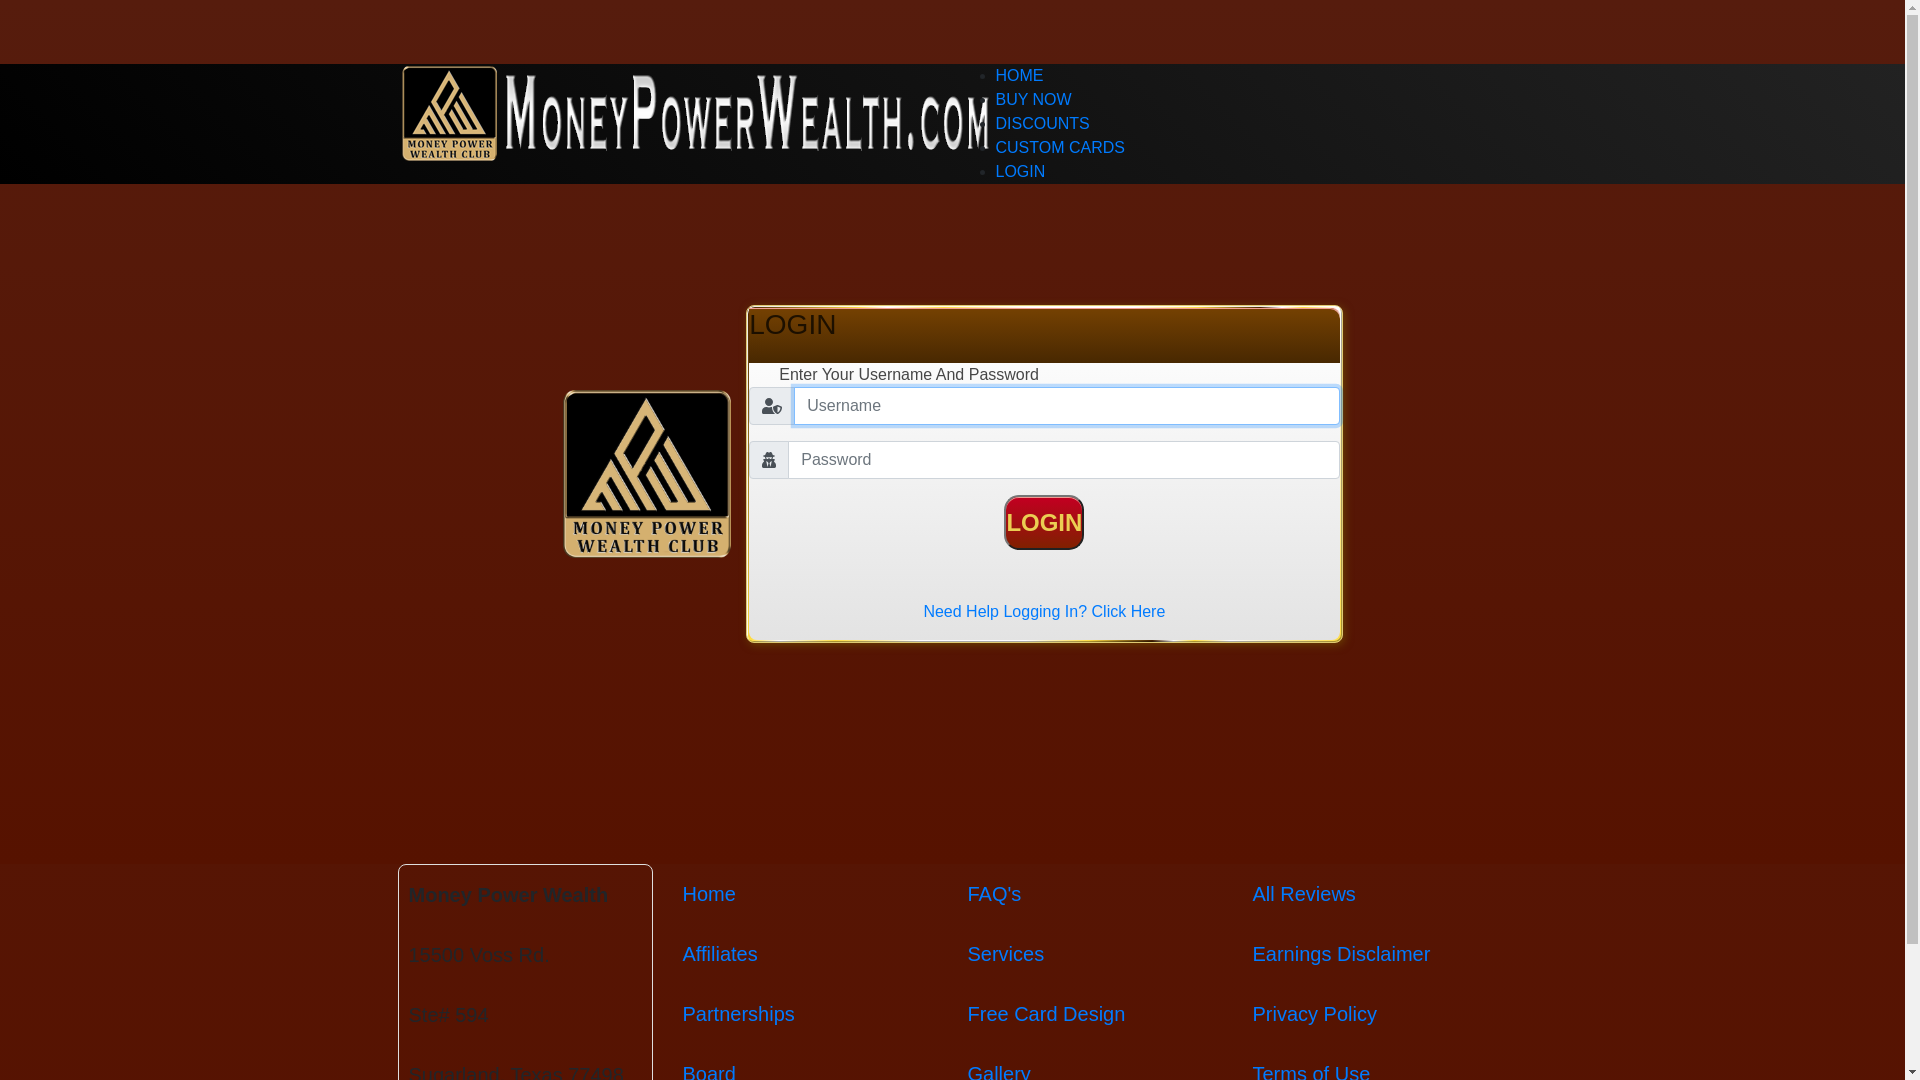 This screenshot has width=1920, height=1080. I want to click on 'Services', so click(1006, 952).